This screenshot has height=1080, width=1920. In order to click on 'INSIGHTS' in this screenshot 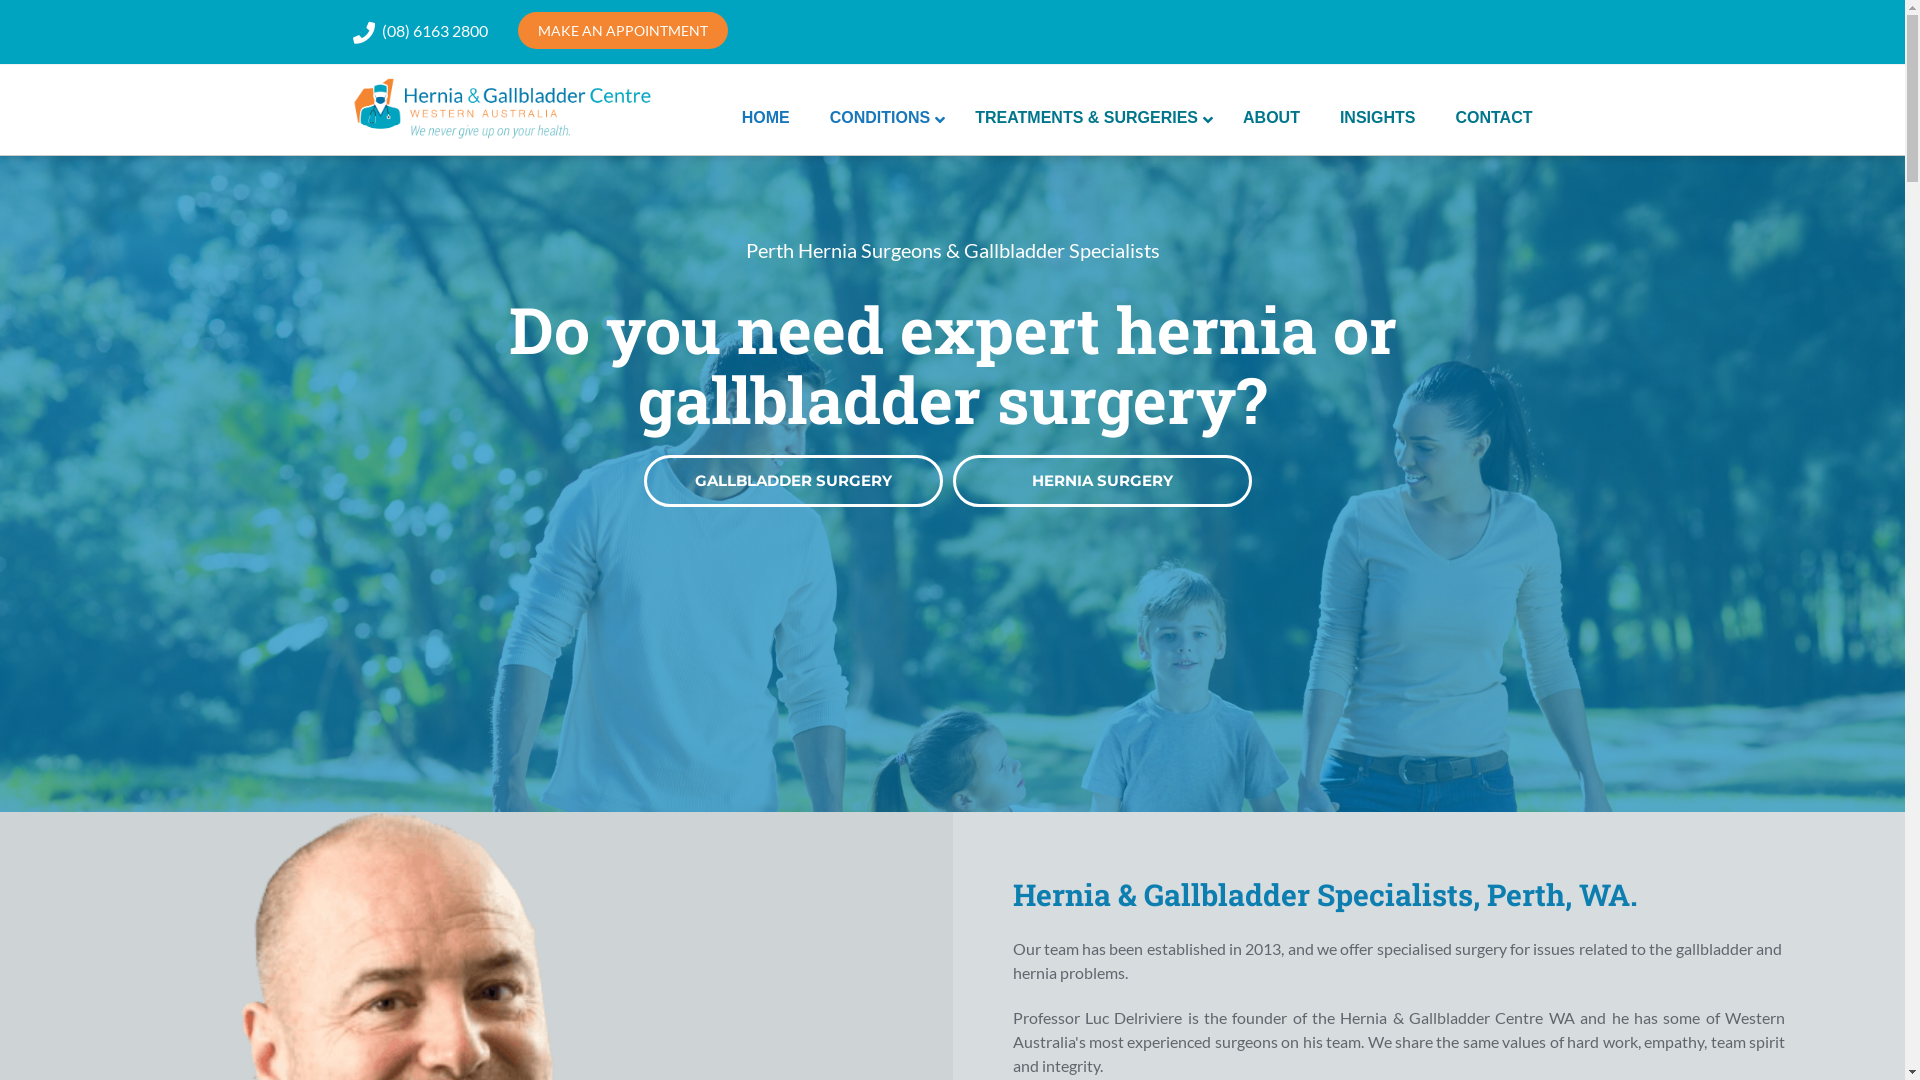, I will do `click(1376, 118)`.